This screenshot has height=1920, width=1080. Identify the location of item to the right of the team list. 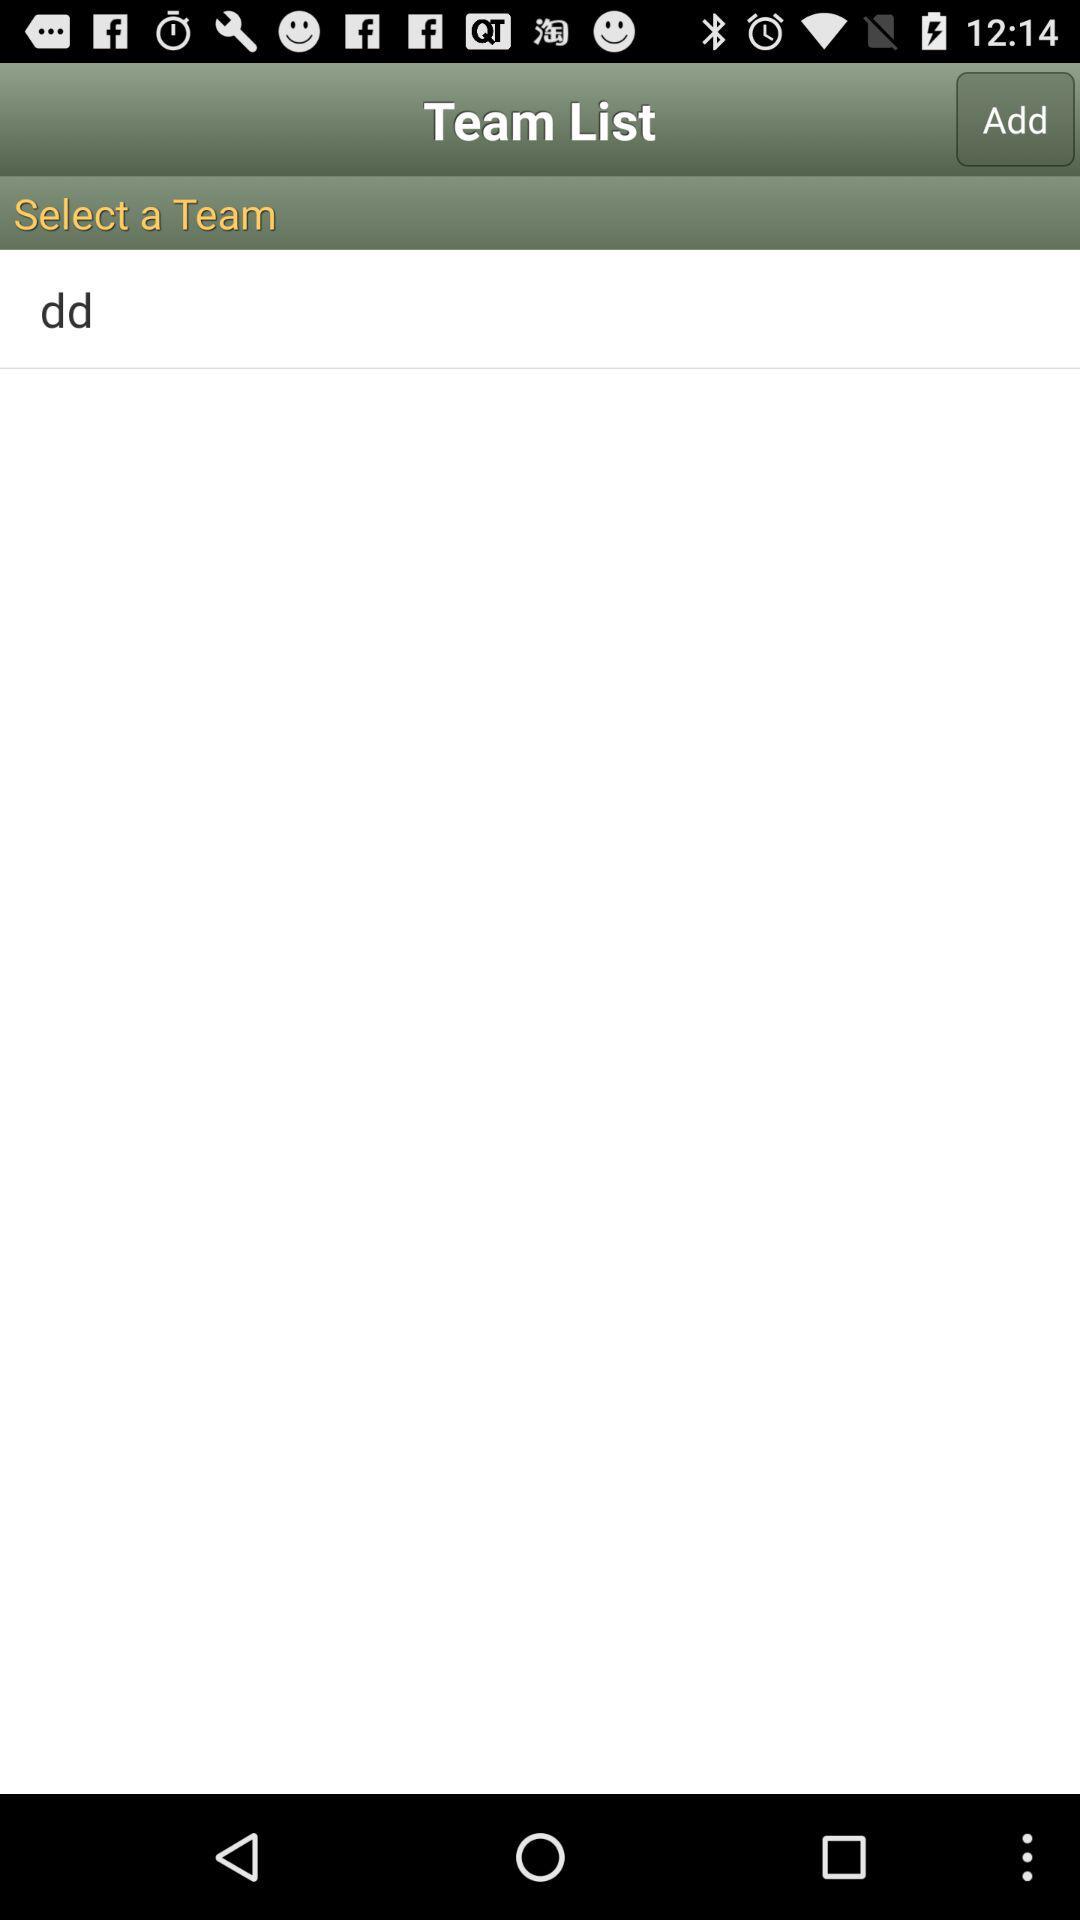
(1015, 118).